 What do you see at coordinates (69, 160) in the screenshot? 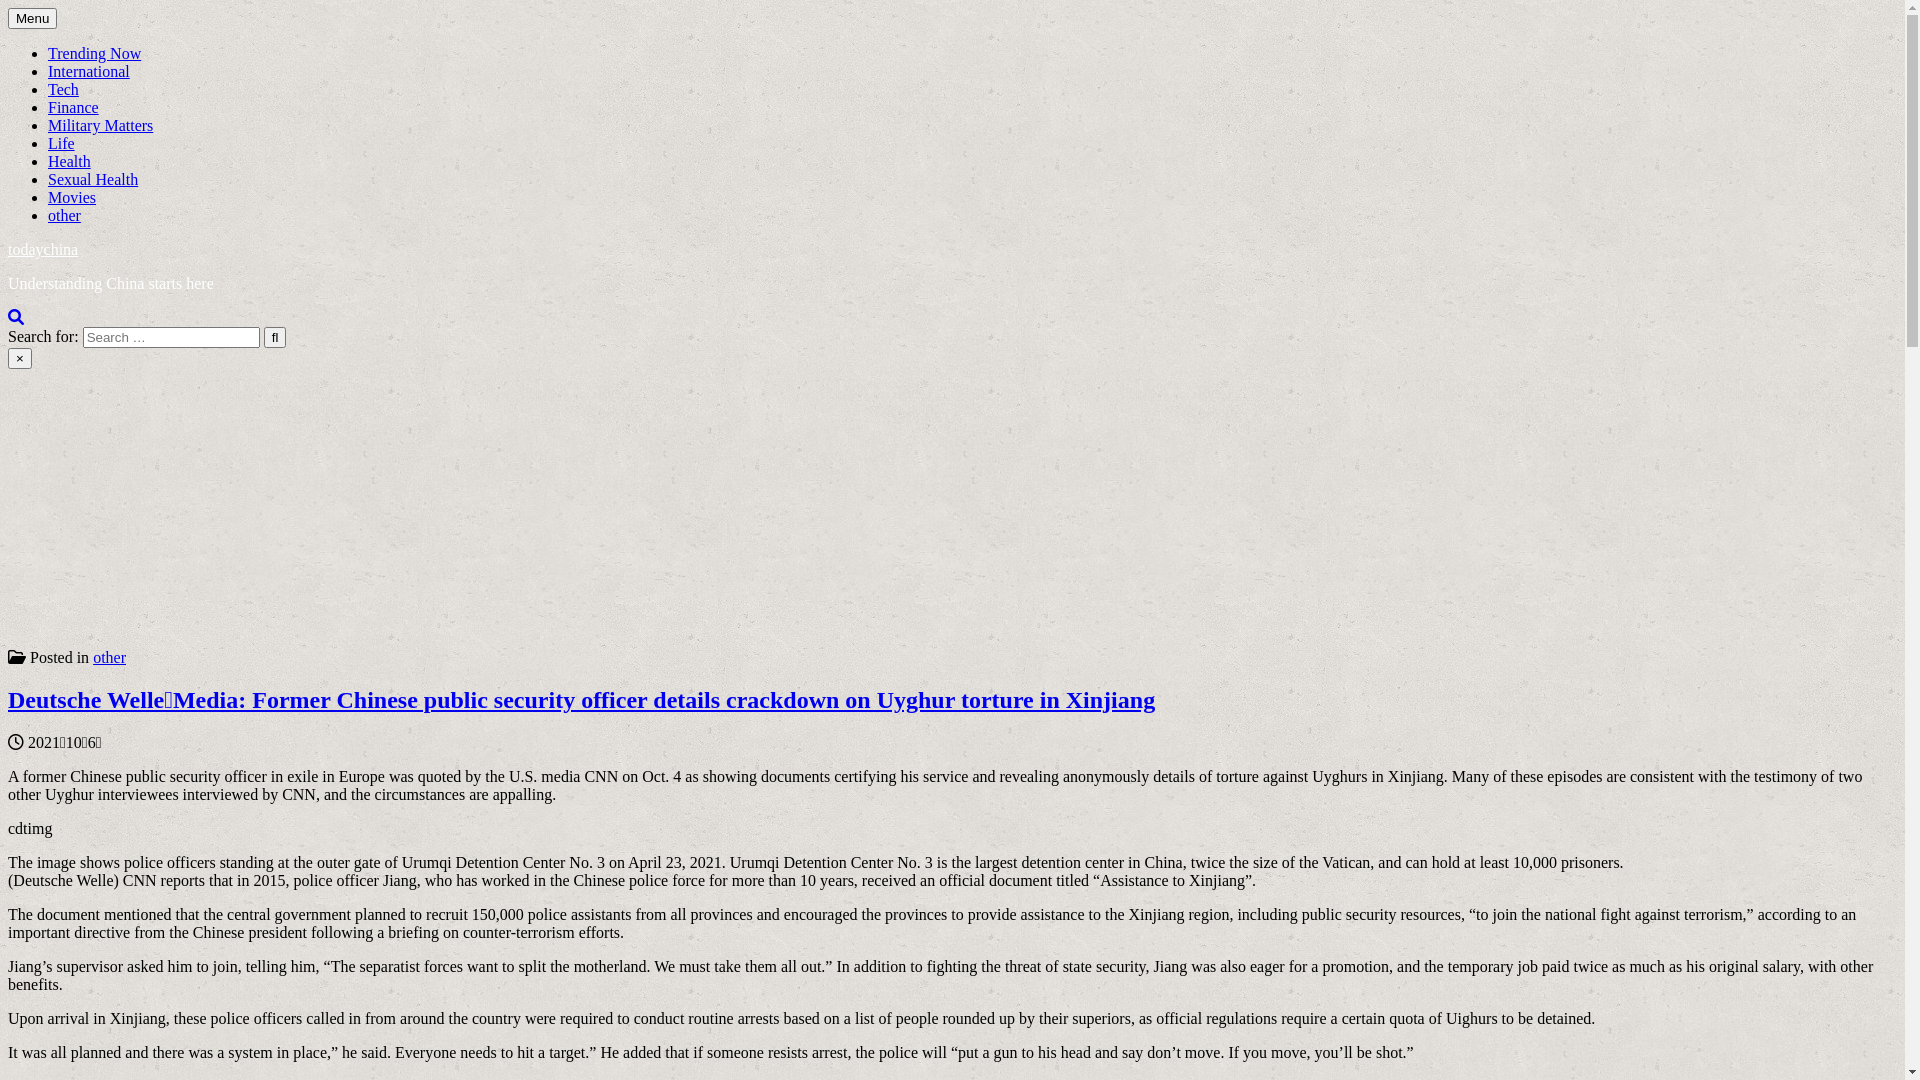
I see `'Health'` at bounding box center [69, 160].